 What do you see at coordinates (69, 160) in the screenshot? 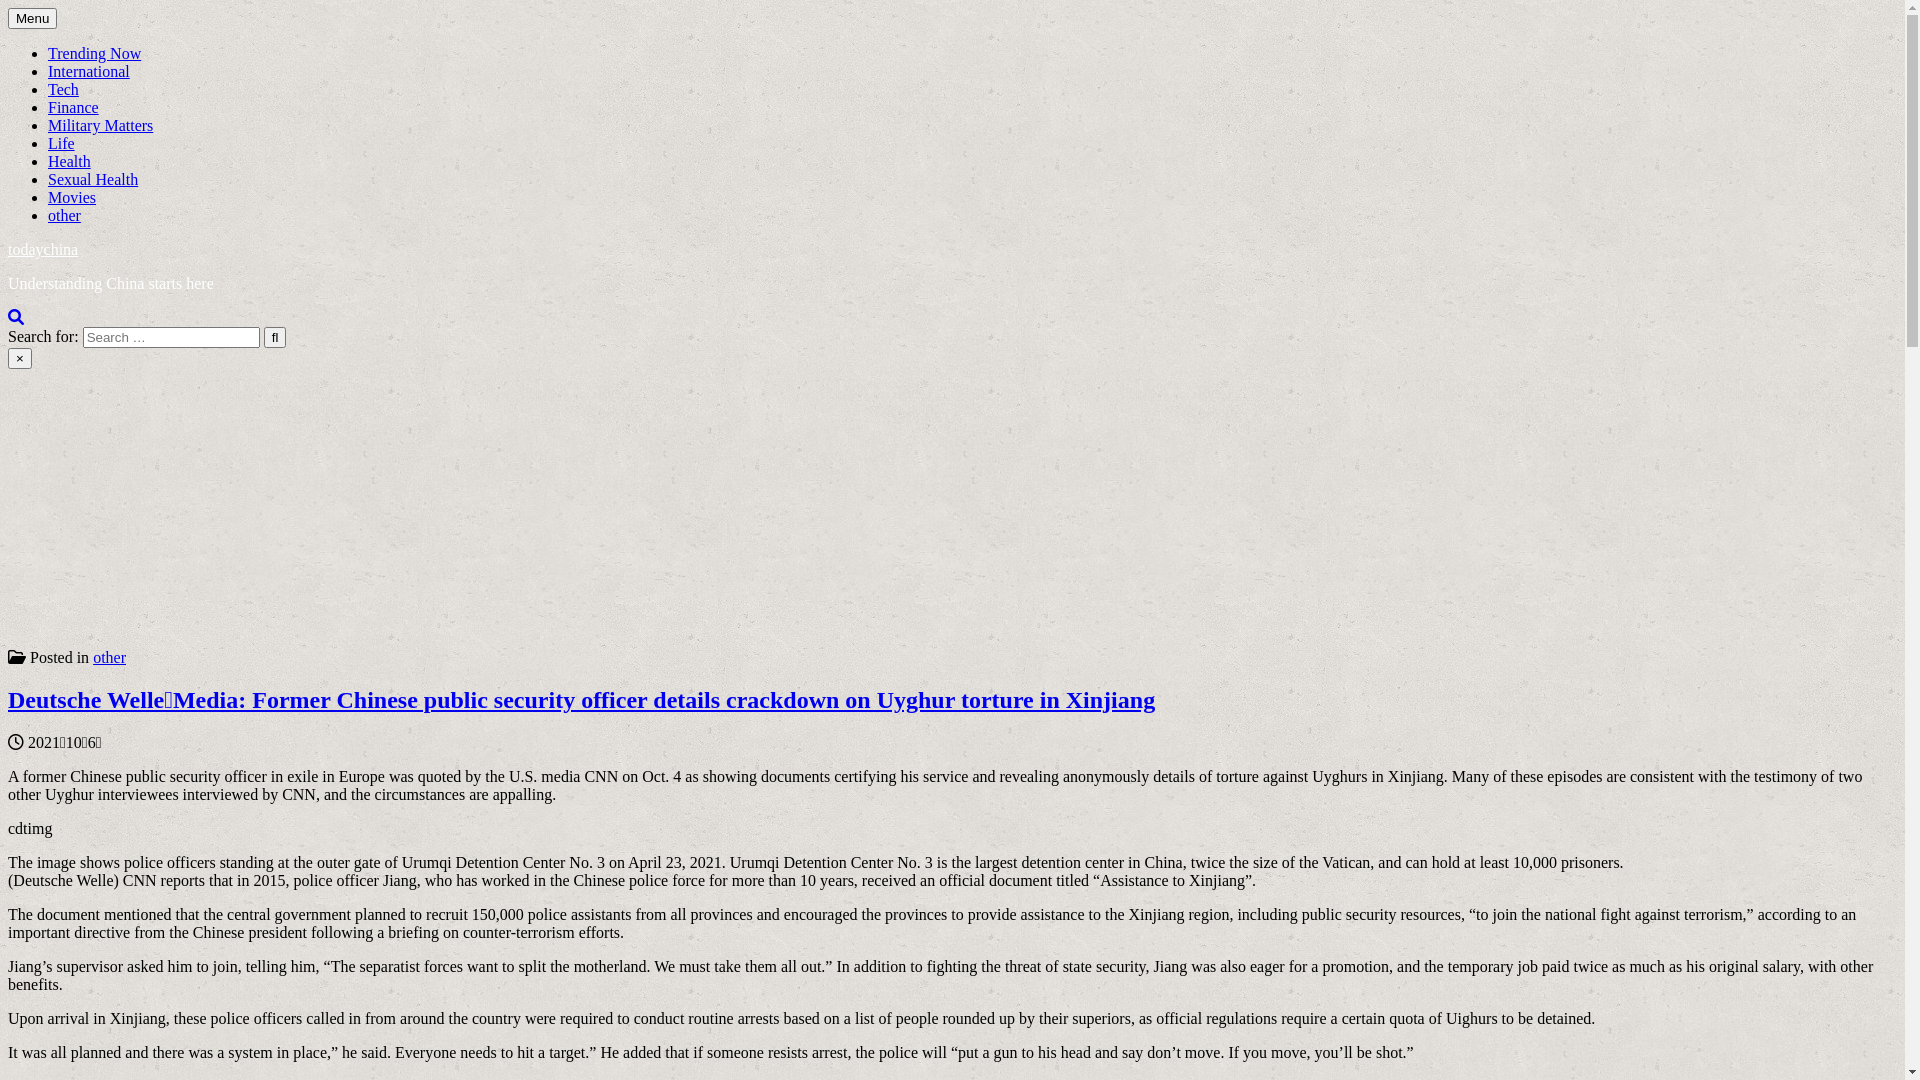
I see `'Health'` at bounding box center [69, 160].